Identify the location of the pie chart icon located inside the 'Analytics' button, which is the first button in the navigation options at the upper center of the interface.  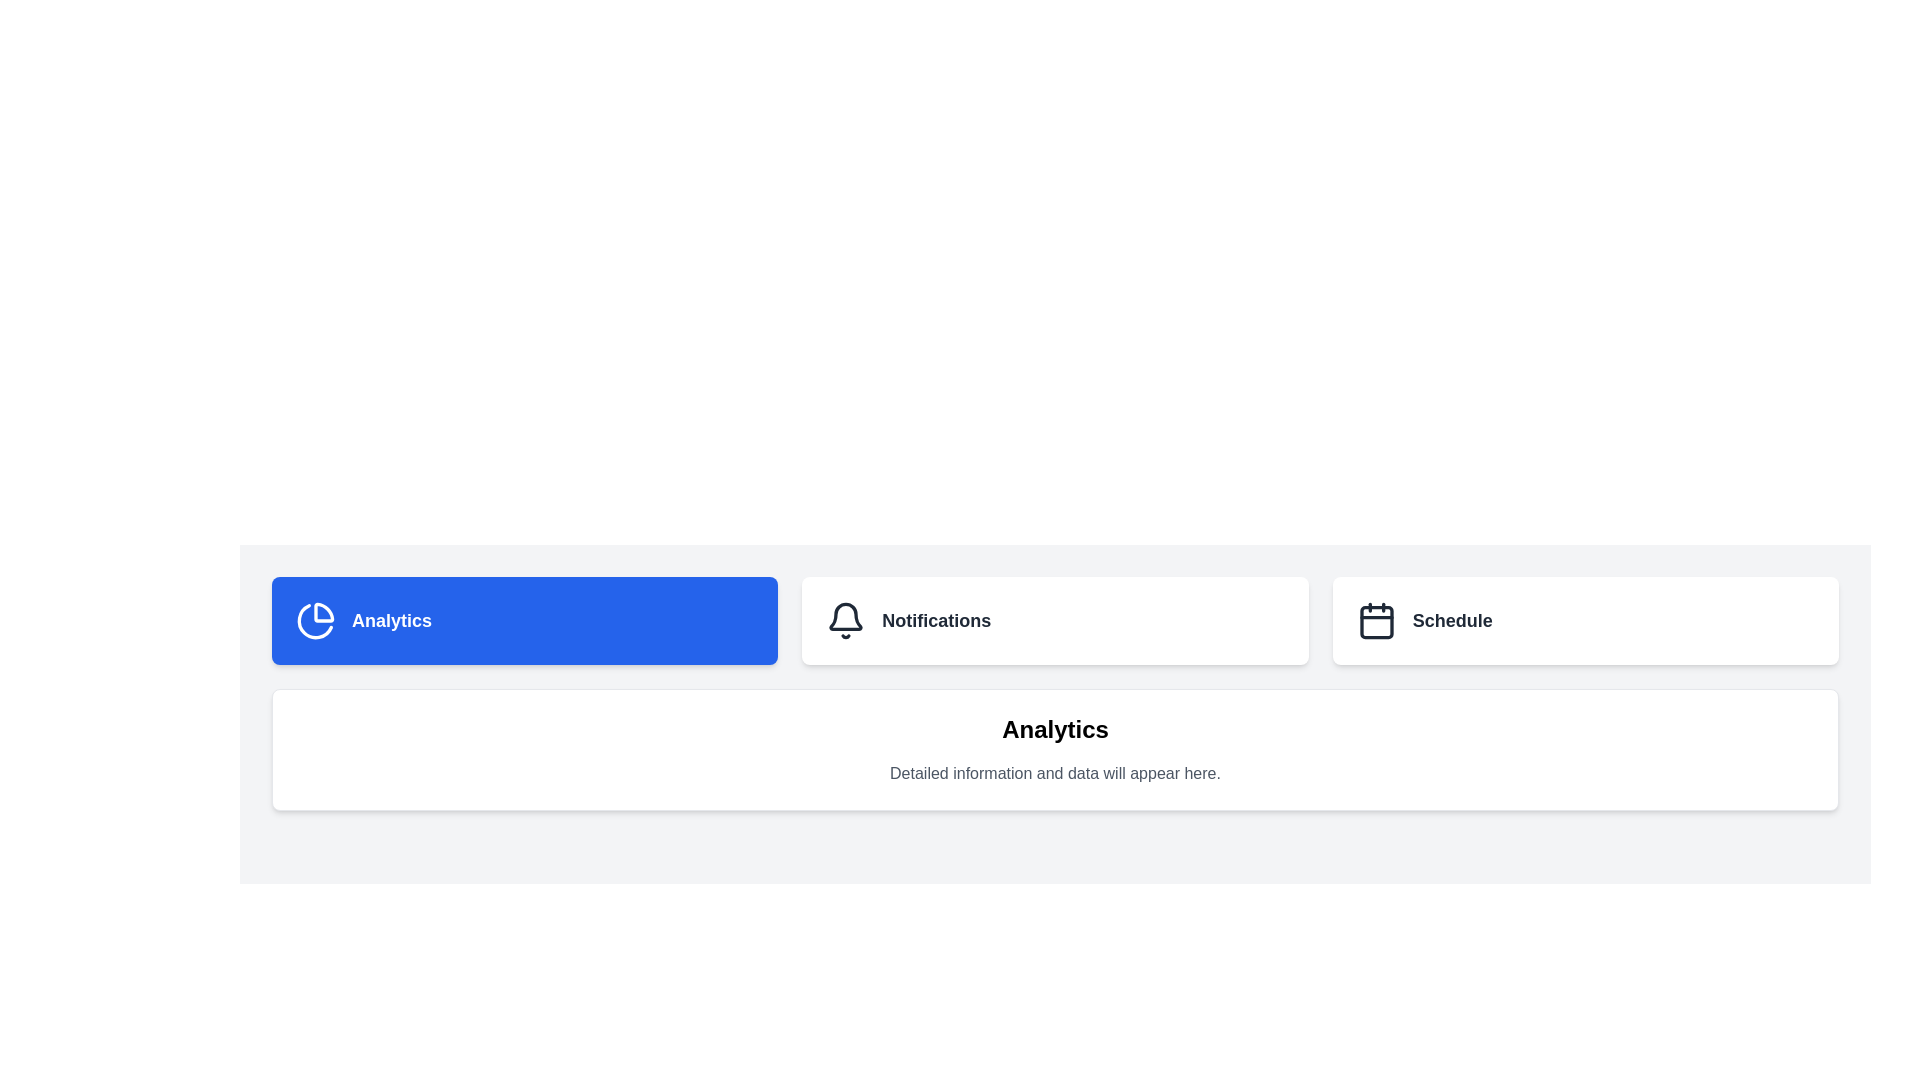
(315, 620).